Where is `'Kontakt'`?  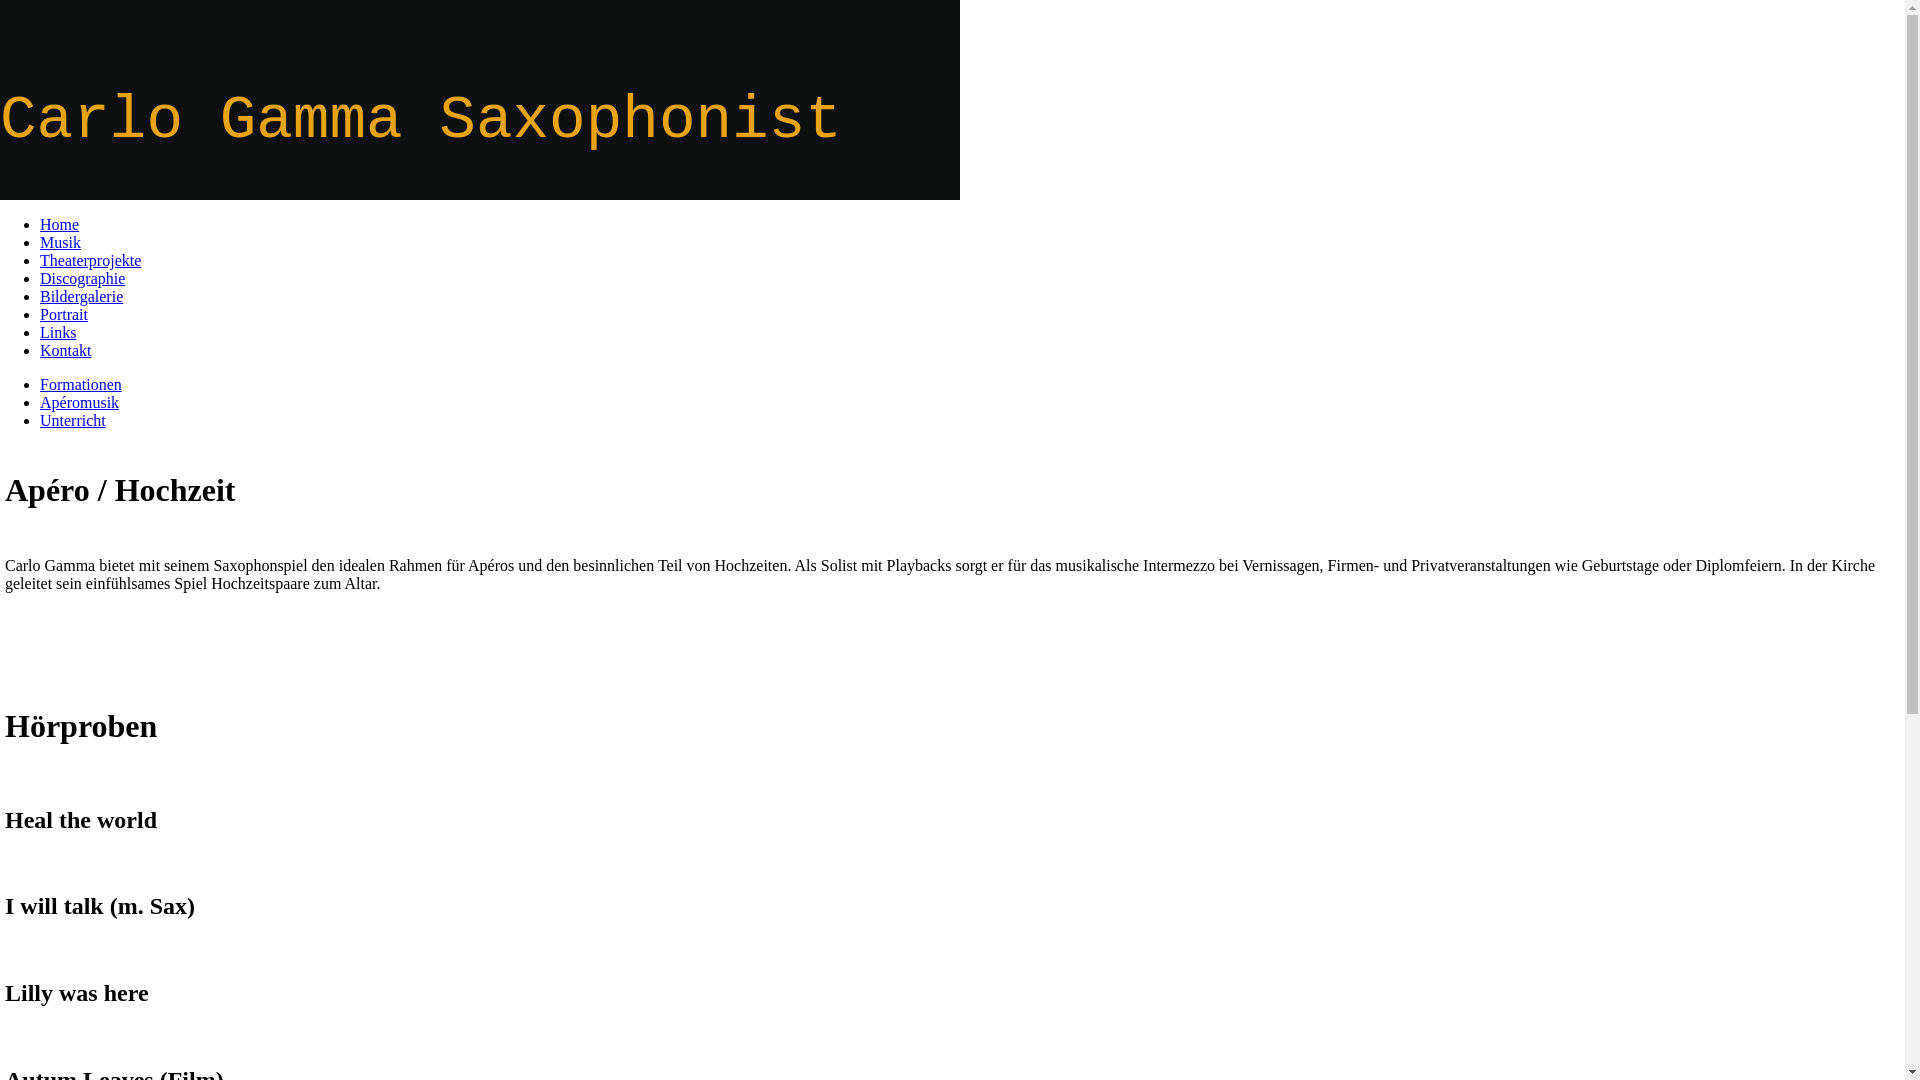
'Kontakt' is located at coordinates (66, 349).